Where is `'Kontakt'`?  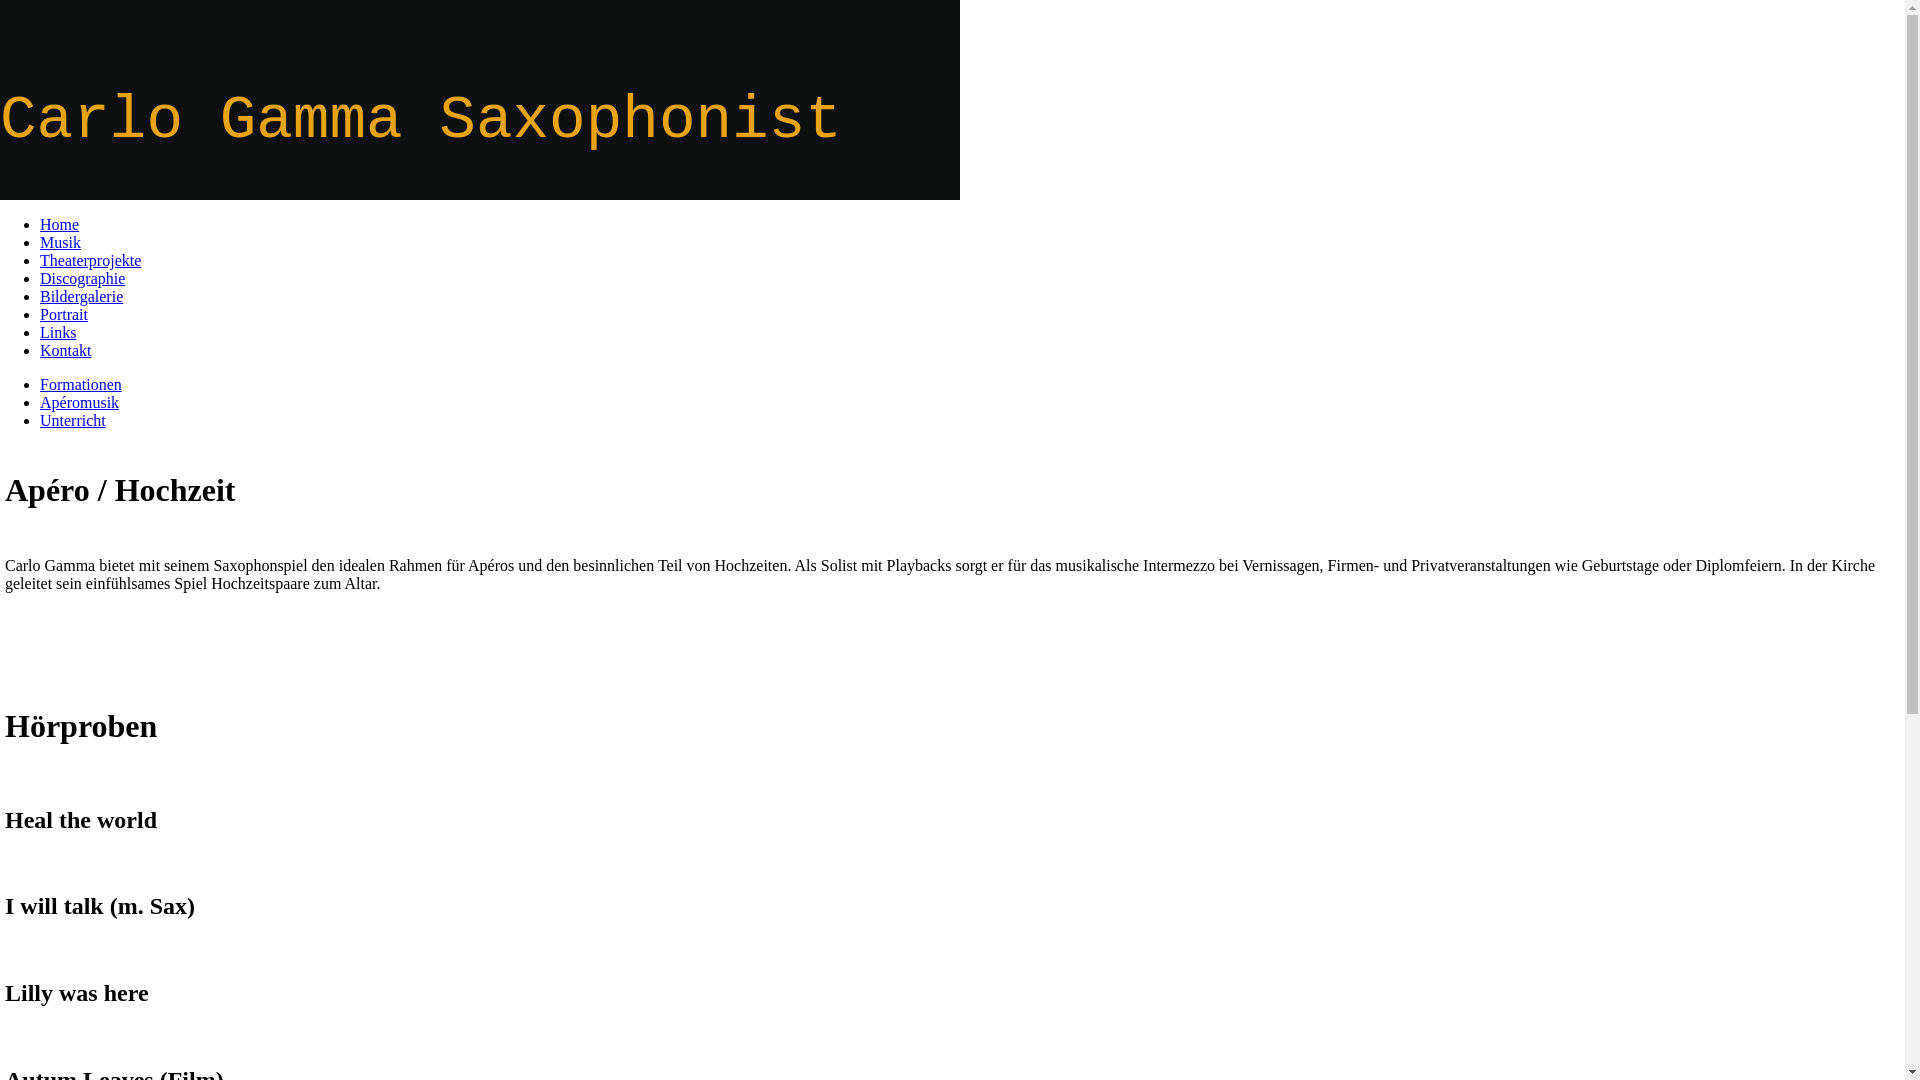
'Kontakt' is located at coordinates (66, 349).